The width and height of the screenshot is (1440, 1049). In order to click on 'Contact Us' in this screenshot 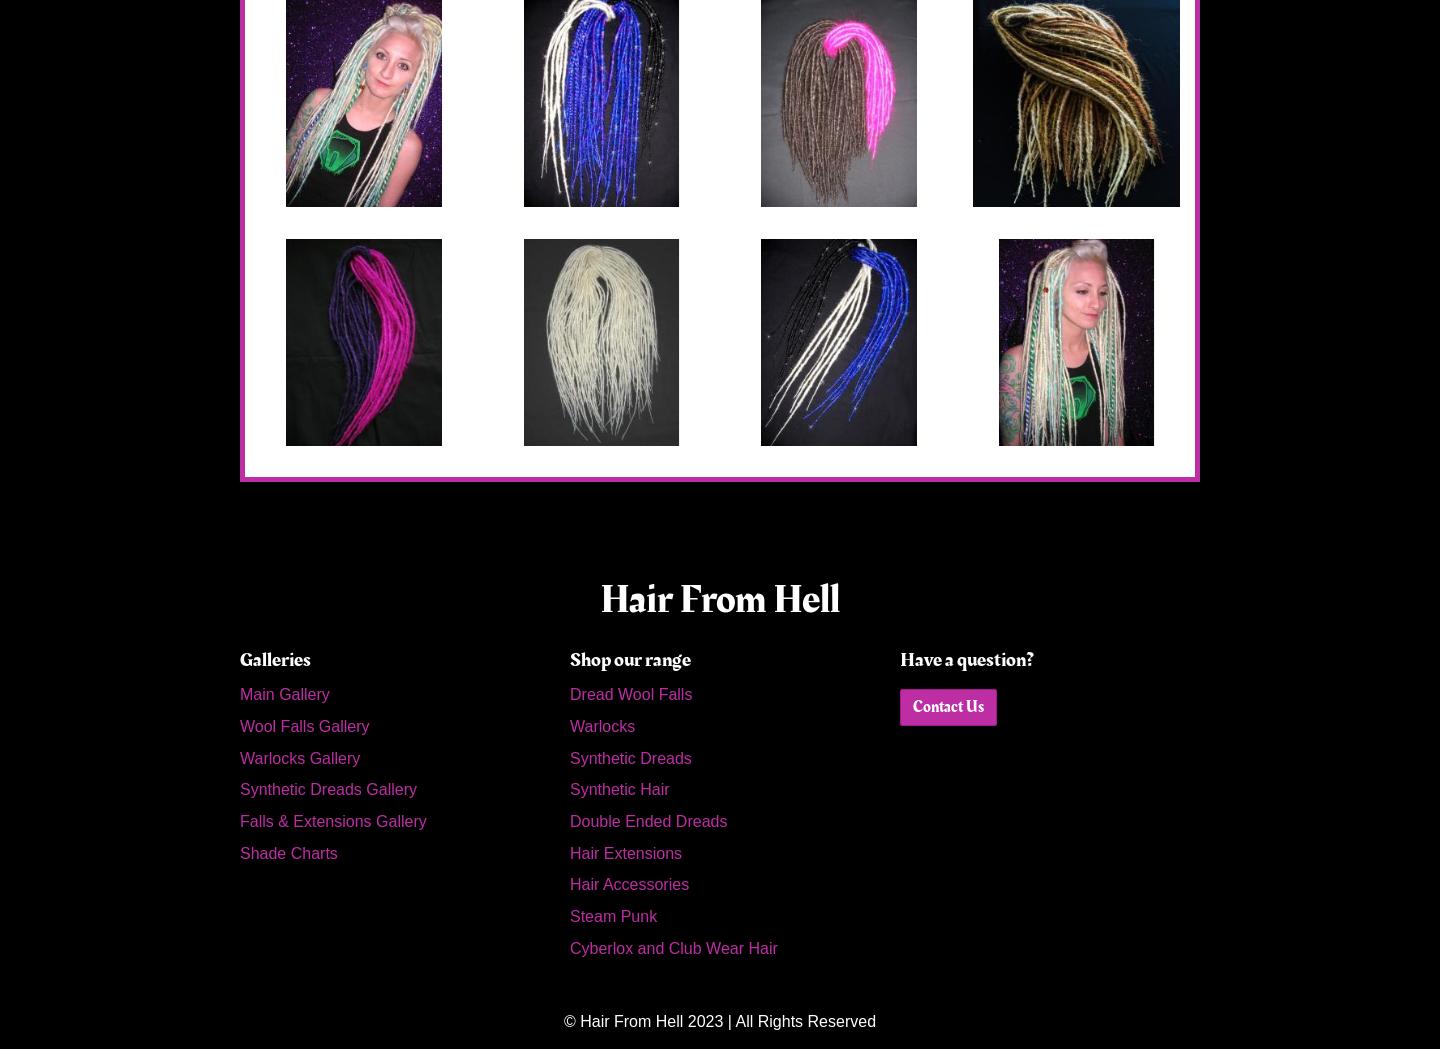, I will do `click(912, 707)`.